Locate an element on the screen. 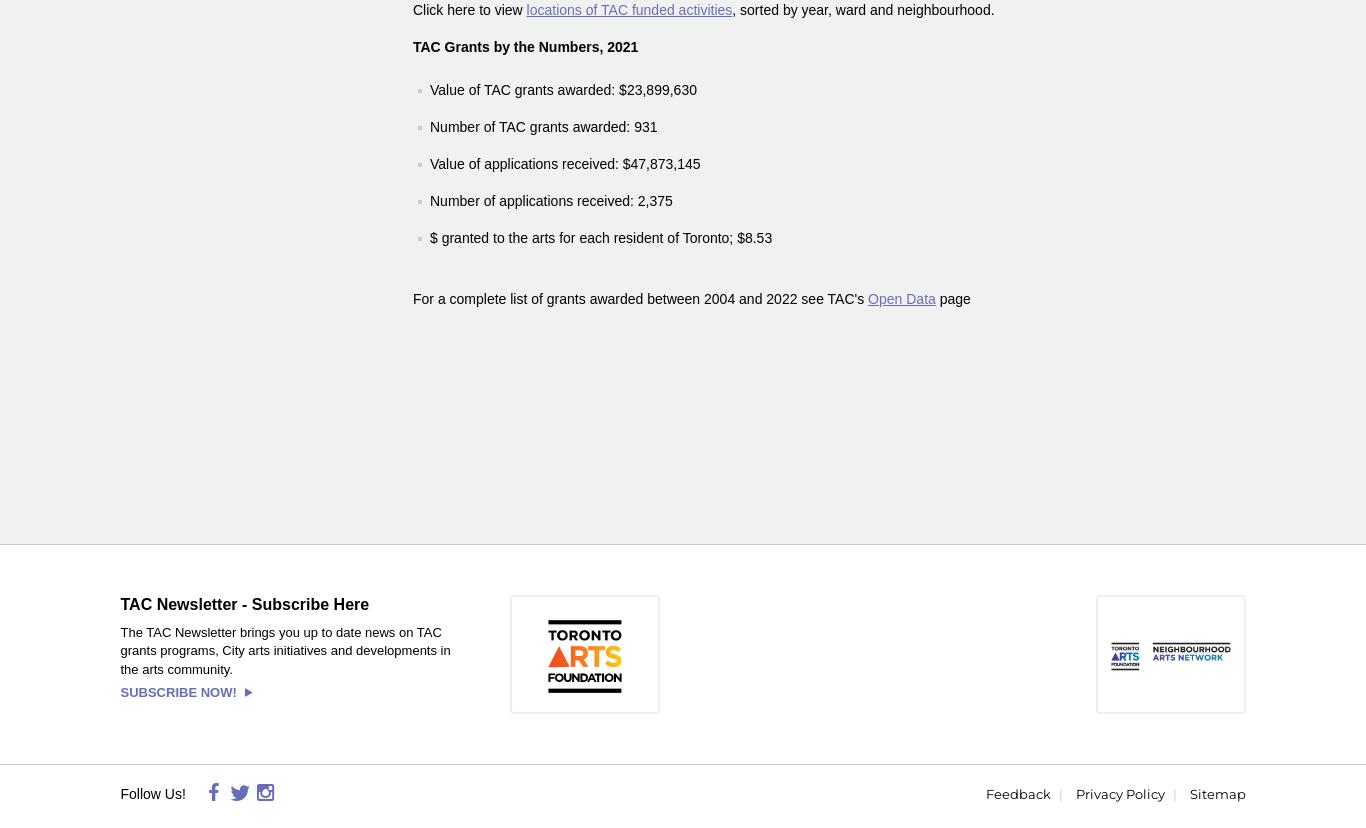 The image size is (1366, 828). 'TAC Newsletter - Subscribe Here' is located at coordinates (244, 603).